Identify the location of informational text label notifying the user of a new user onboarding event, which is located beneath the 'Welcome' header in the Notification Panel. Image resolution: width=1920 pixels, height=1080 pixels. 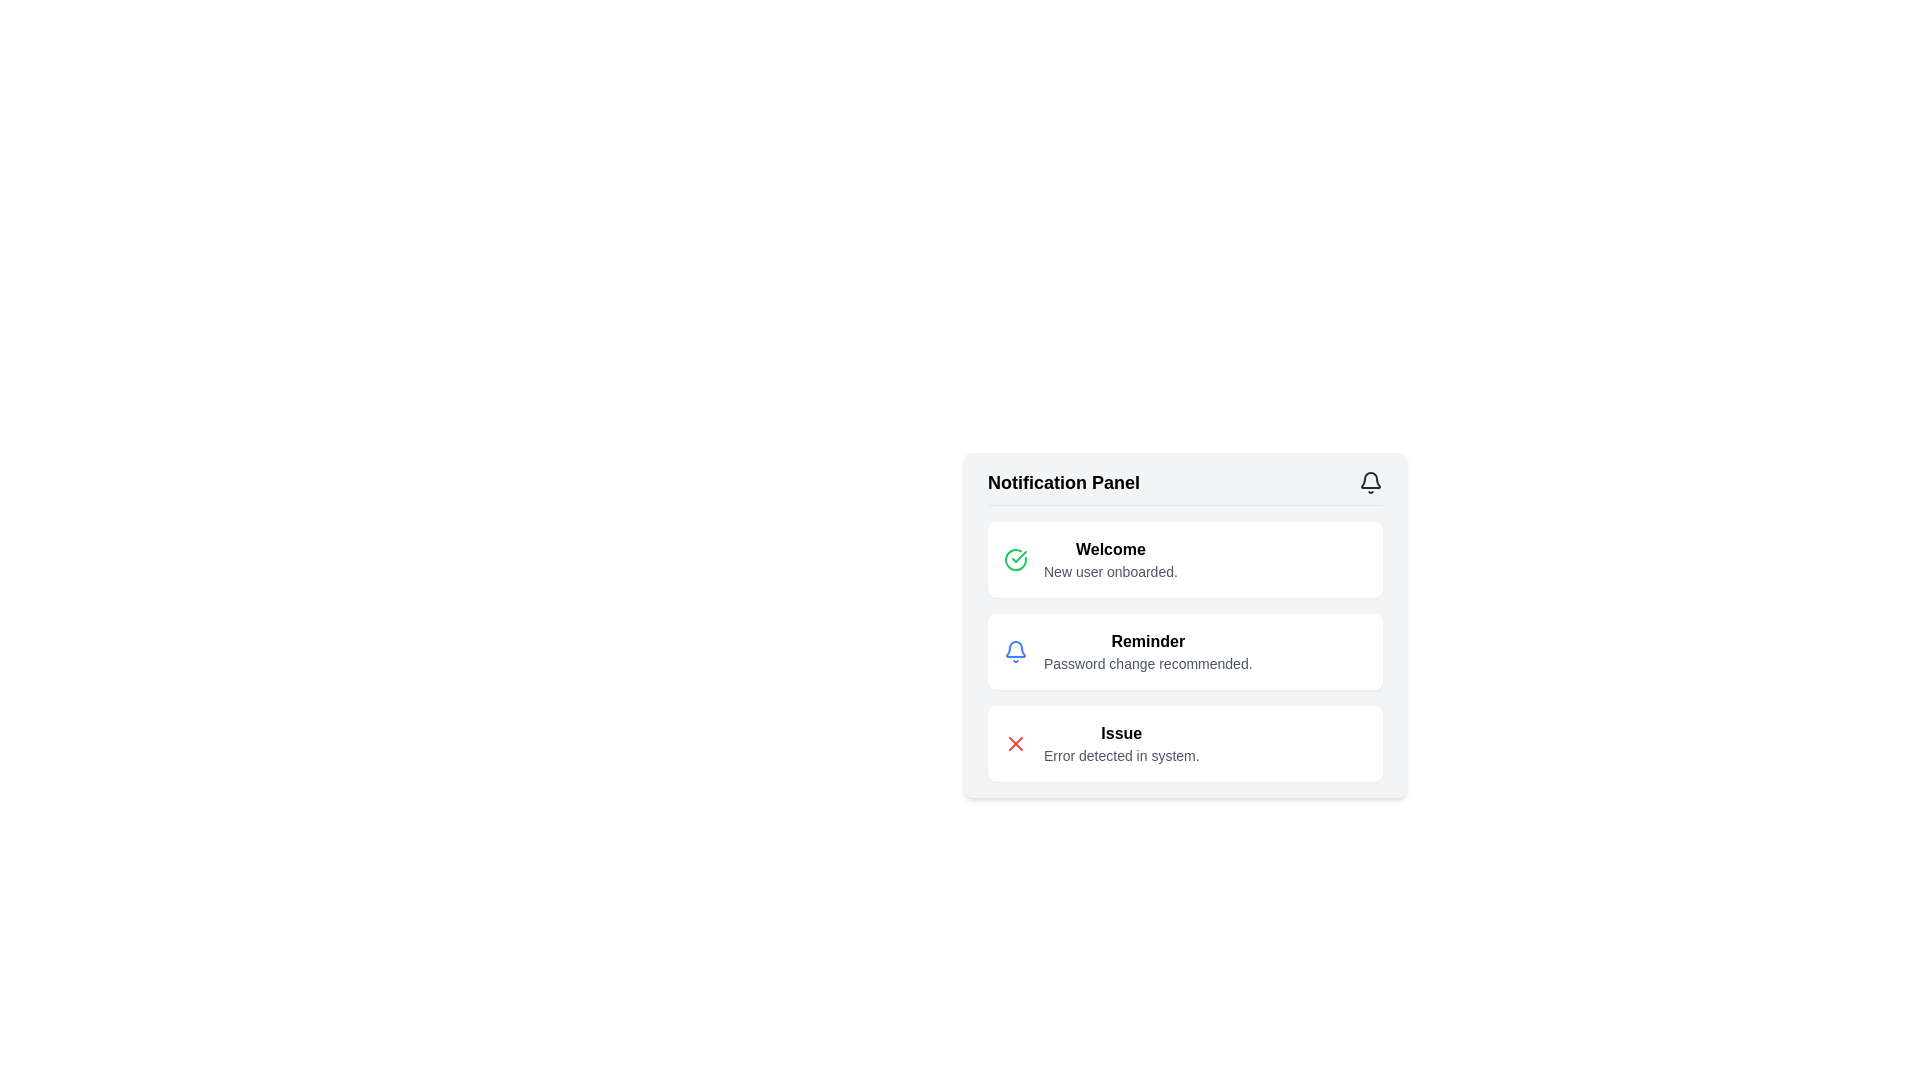
(1109, 571).